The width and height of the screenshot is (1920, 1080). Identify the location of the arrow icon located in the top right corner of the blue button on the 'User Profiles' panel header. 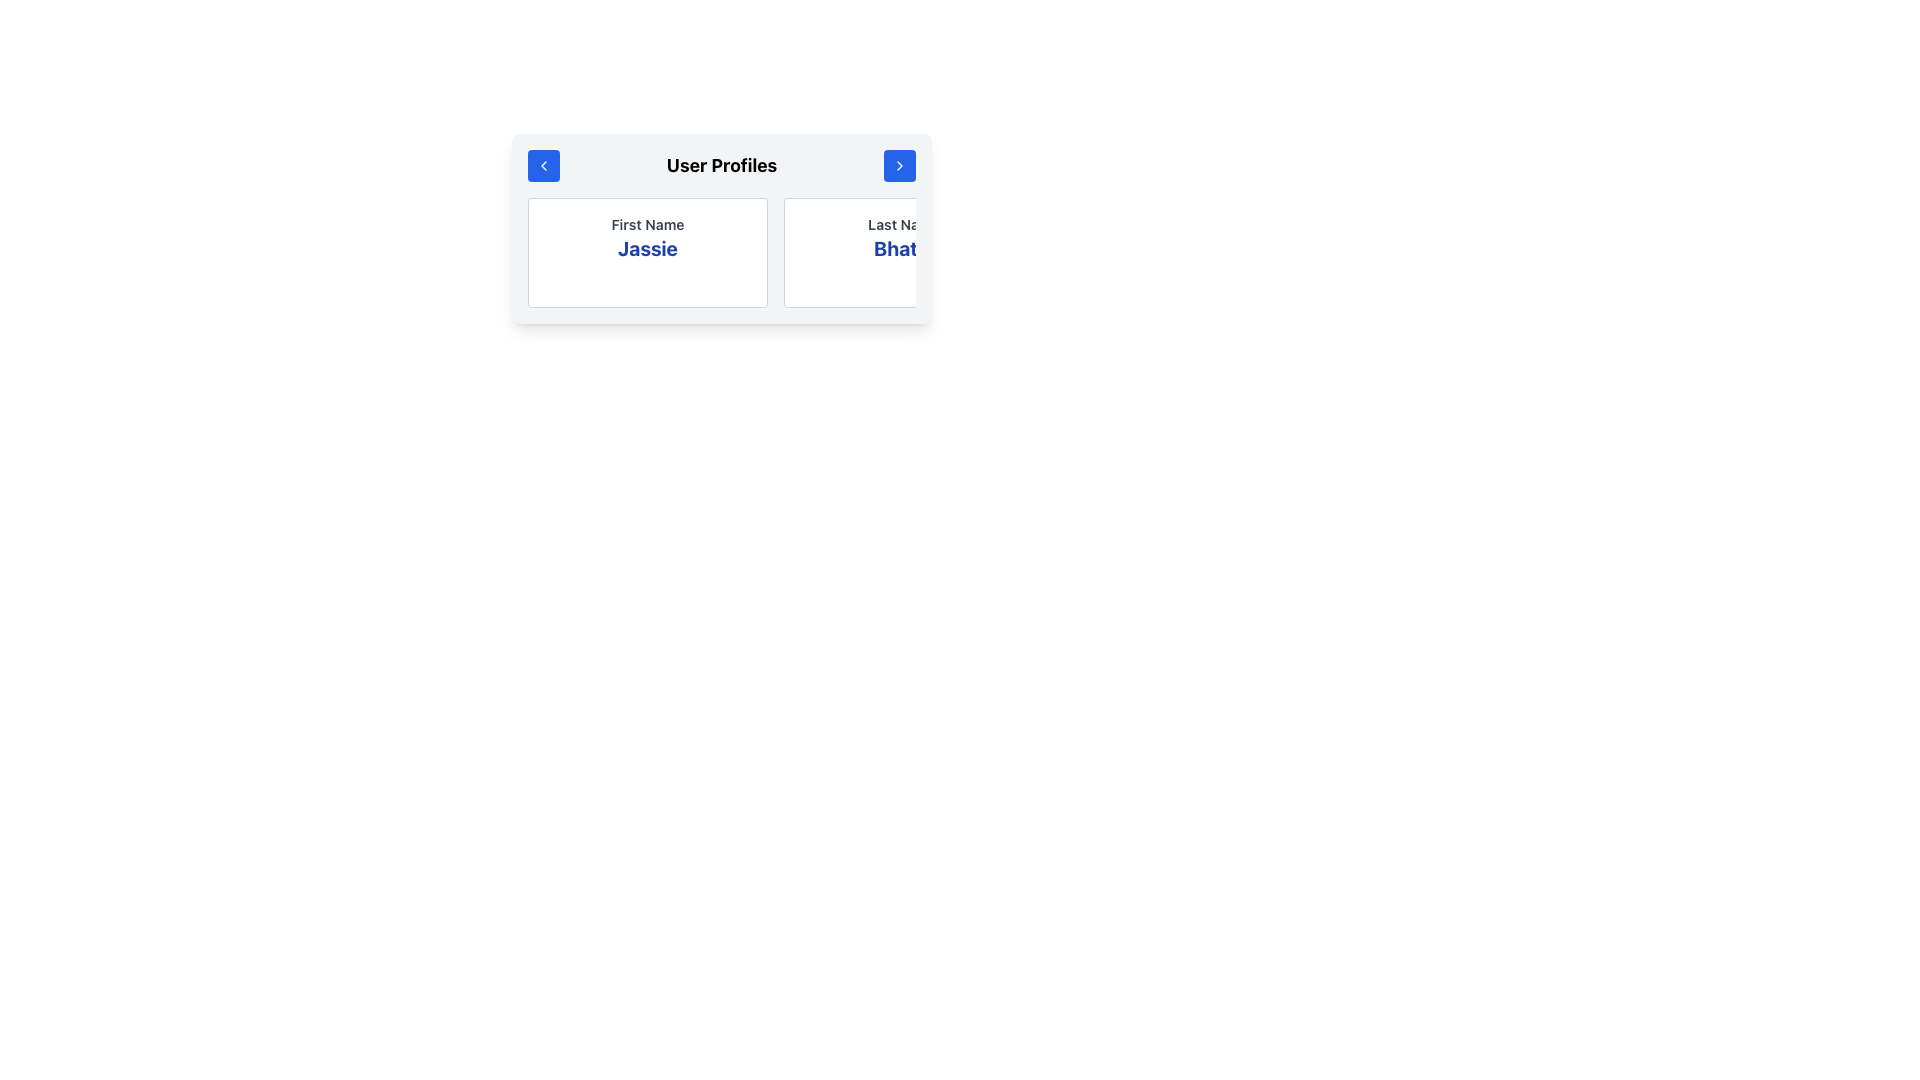
(898, 164).